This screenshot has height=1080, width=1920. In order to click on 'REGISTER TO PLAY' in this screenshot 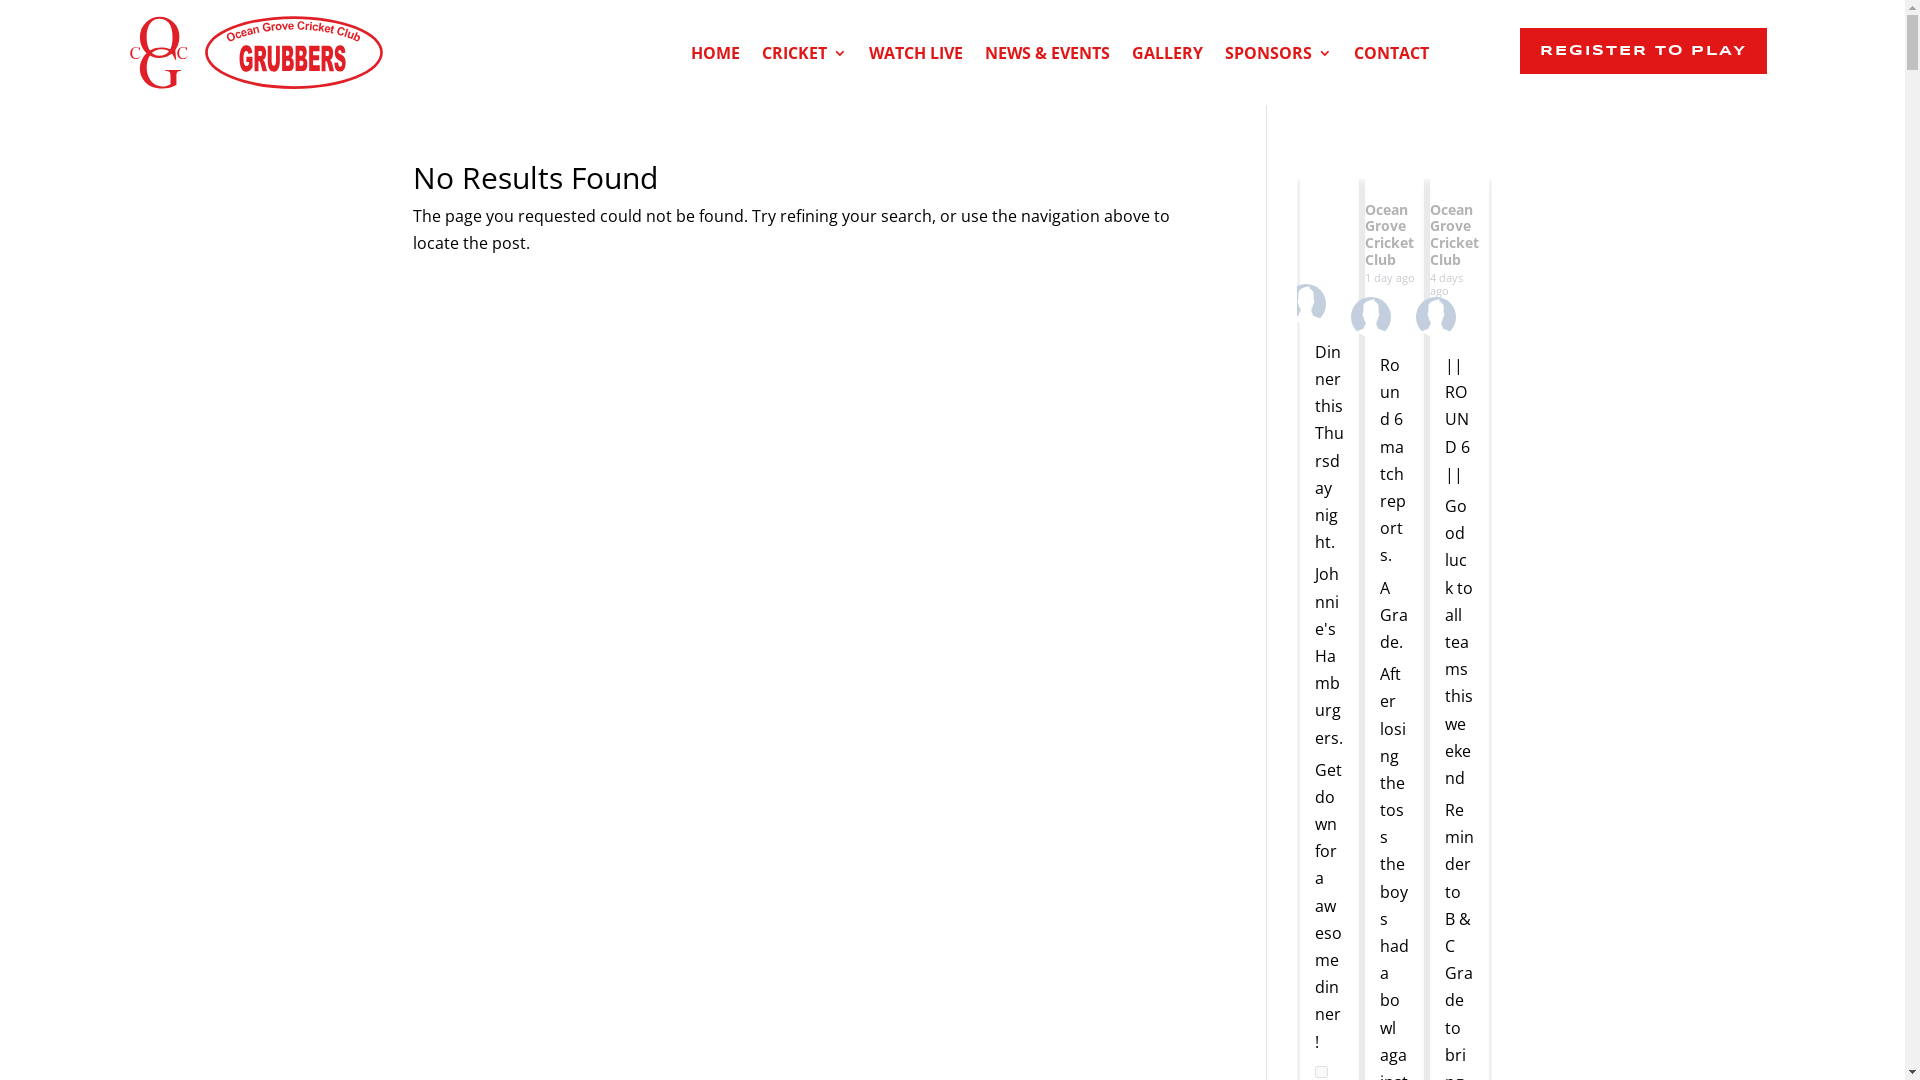, I will do `click(1643, 49)`.